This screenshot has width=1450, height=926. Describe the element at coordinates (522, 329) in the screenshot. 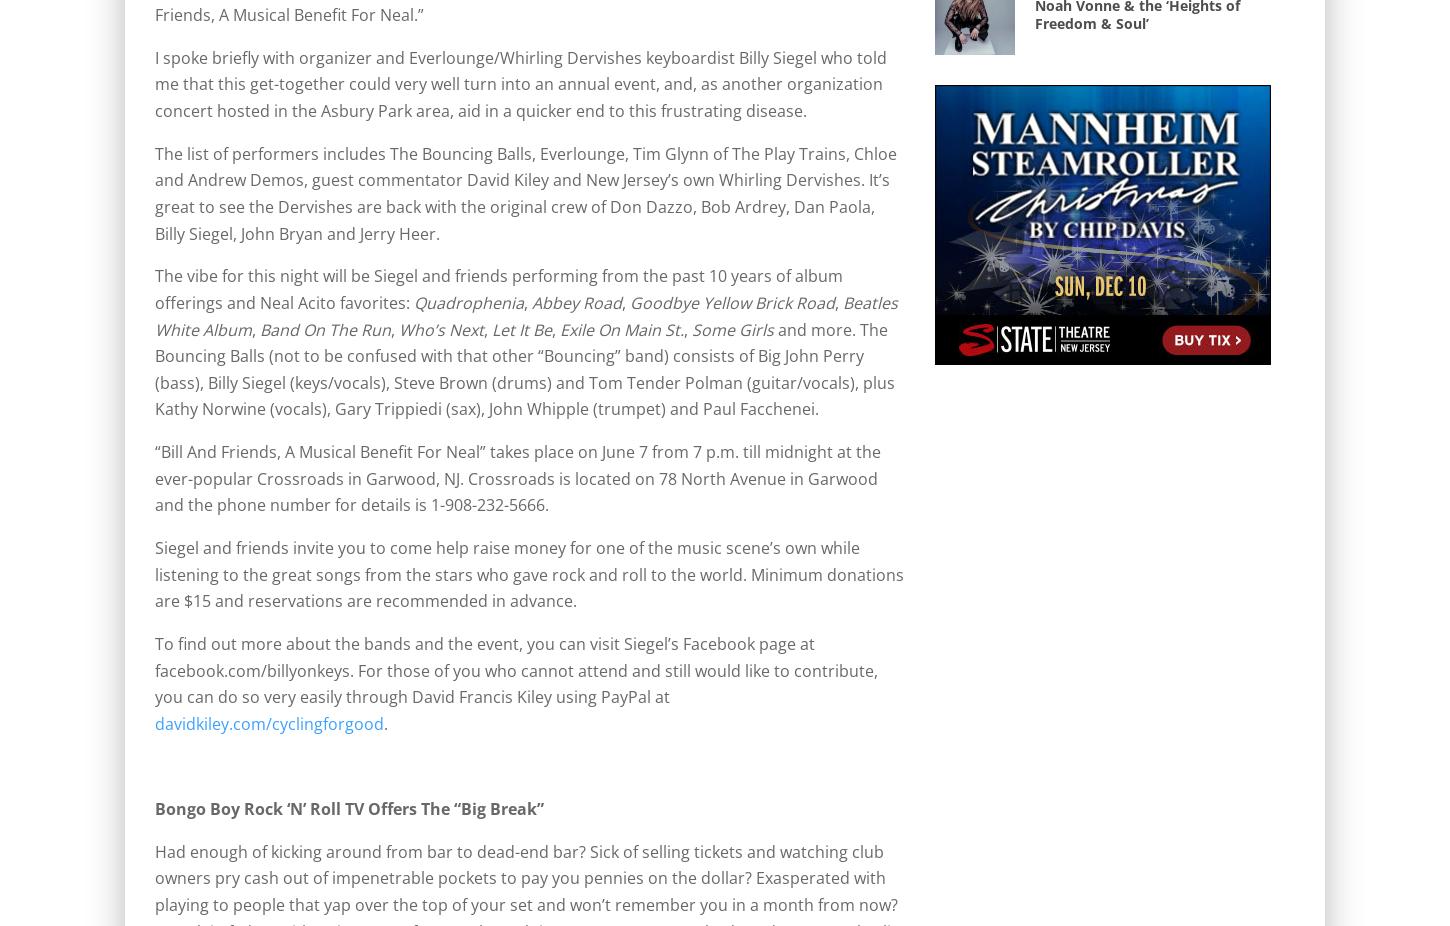

I see `'Let It Be'` at that location.